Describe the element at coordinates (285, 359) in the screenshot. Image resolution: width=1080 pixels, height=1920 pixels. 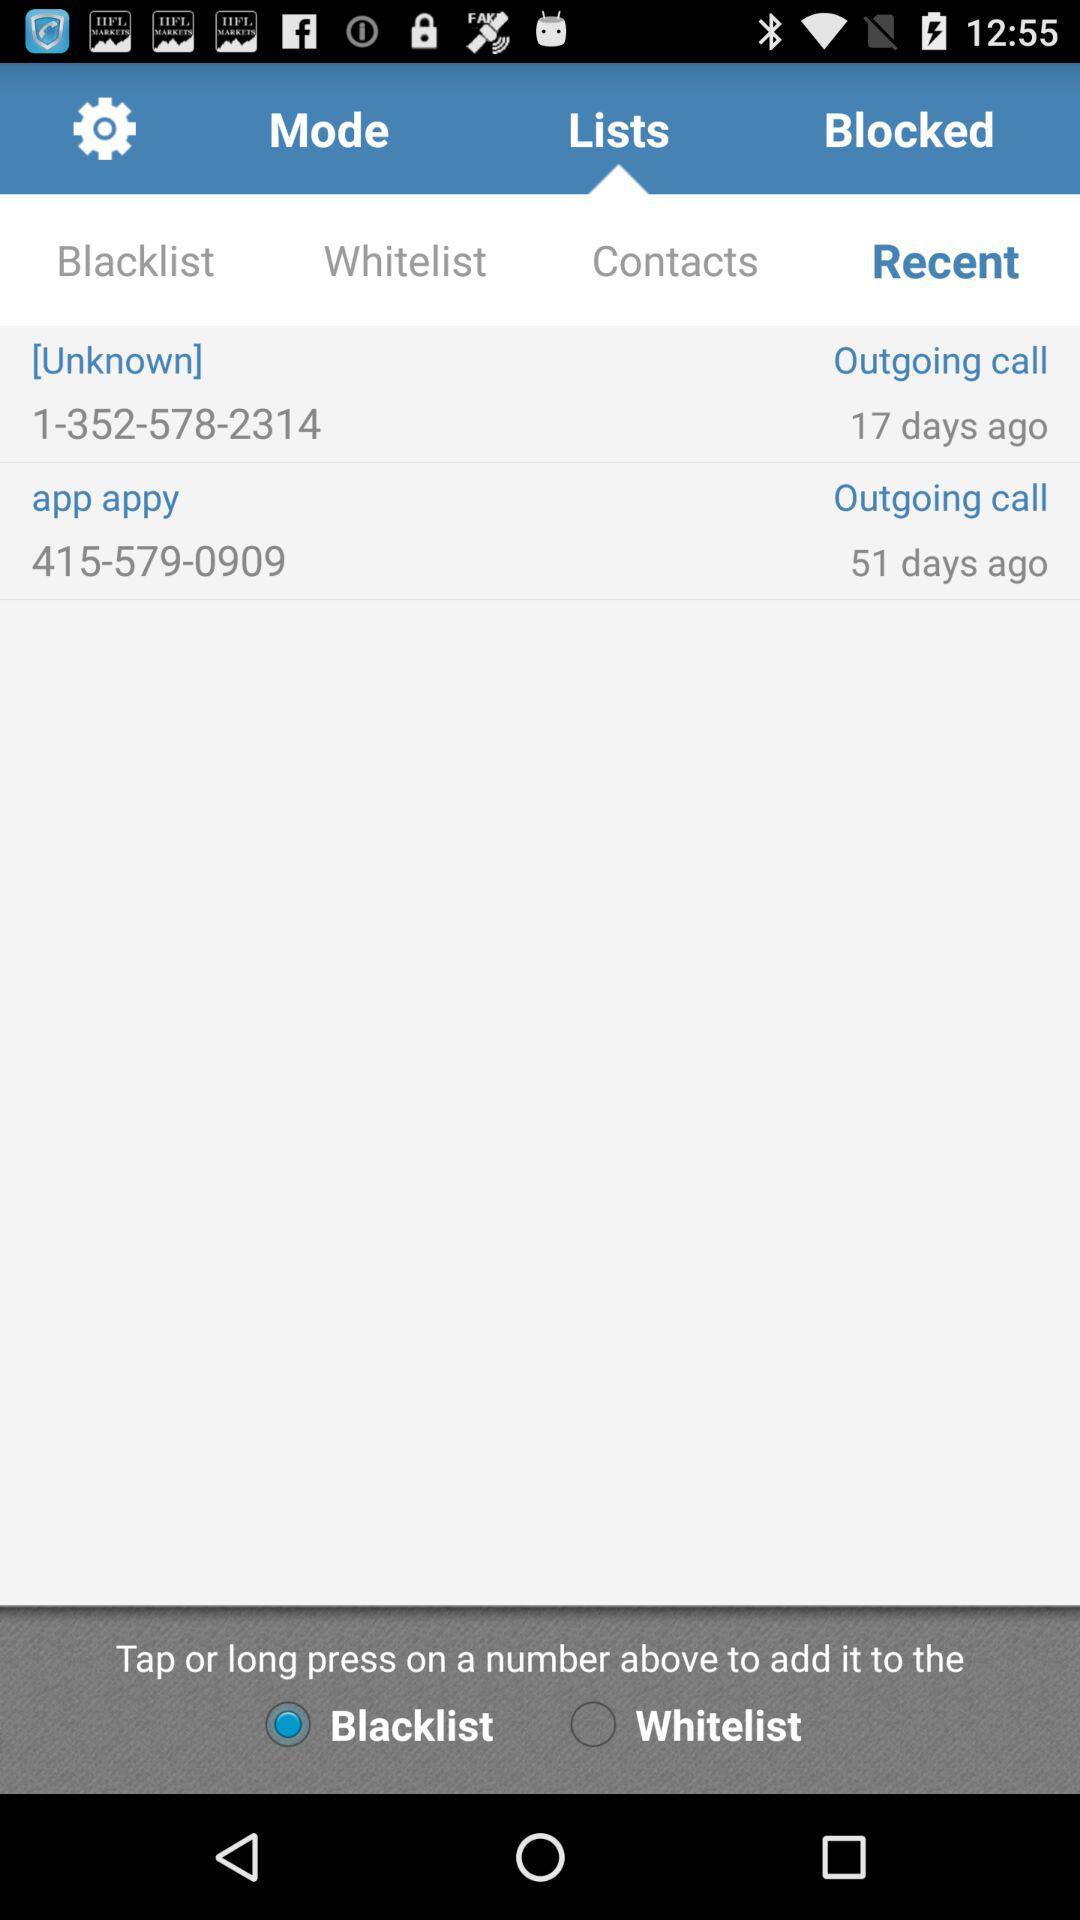
I see `the [unknown] app` at that location.